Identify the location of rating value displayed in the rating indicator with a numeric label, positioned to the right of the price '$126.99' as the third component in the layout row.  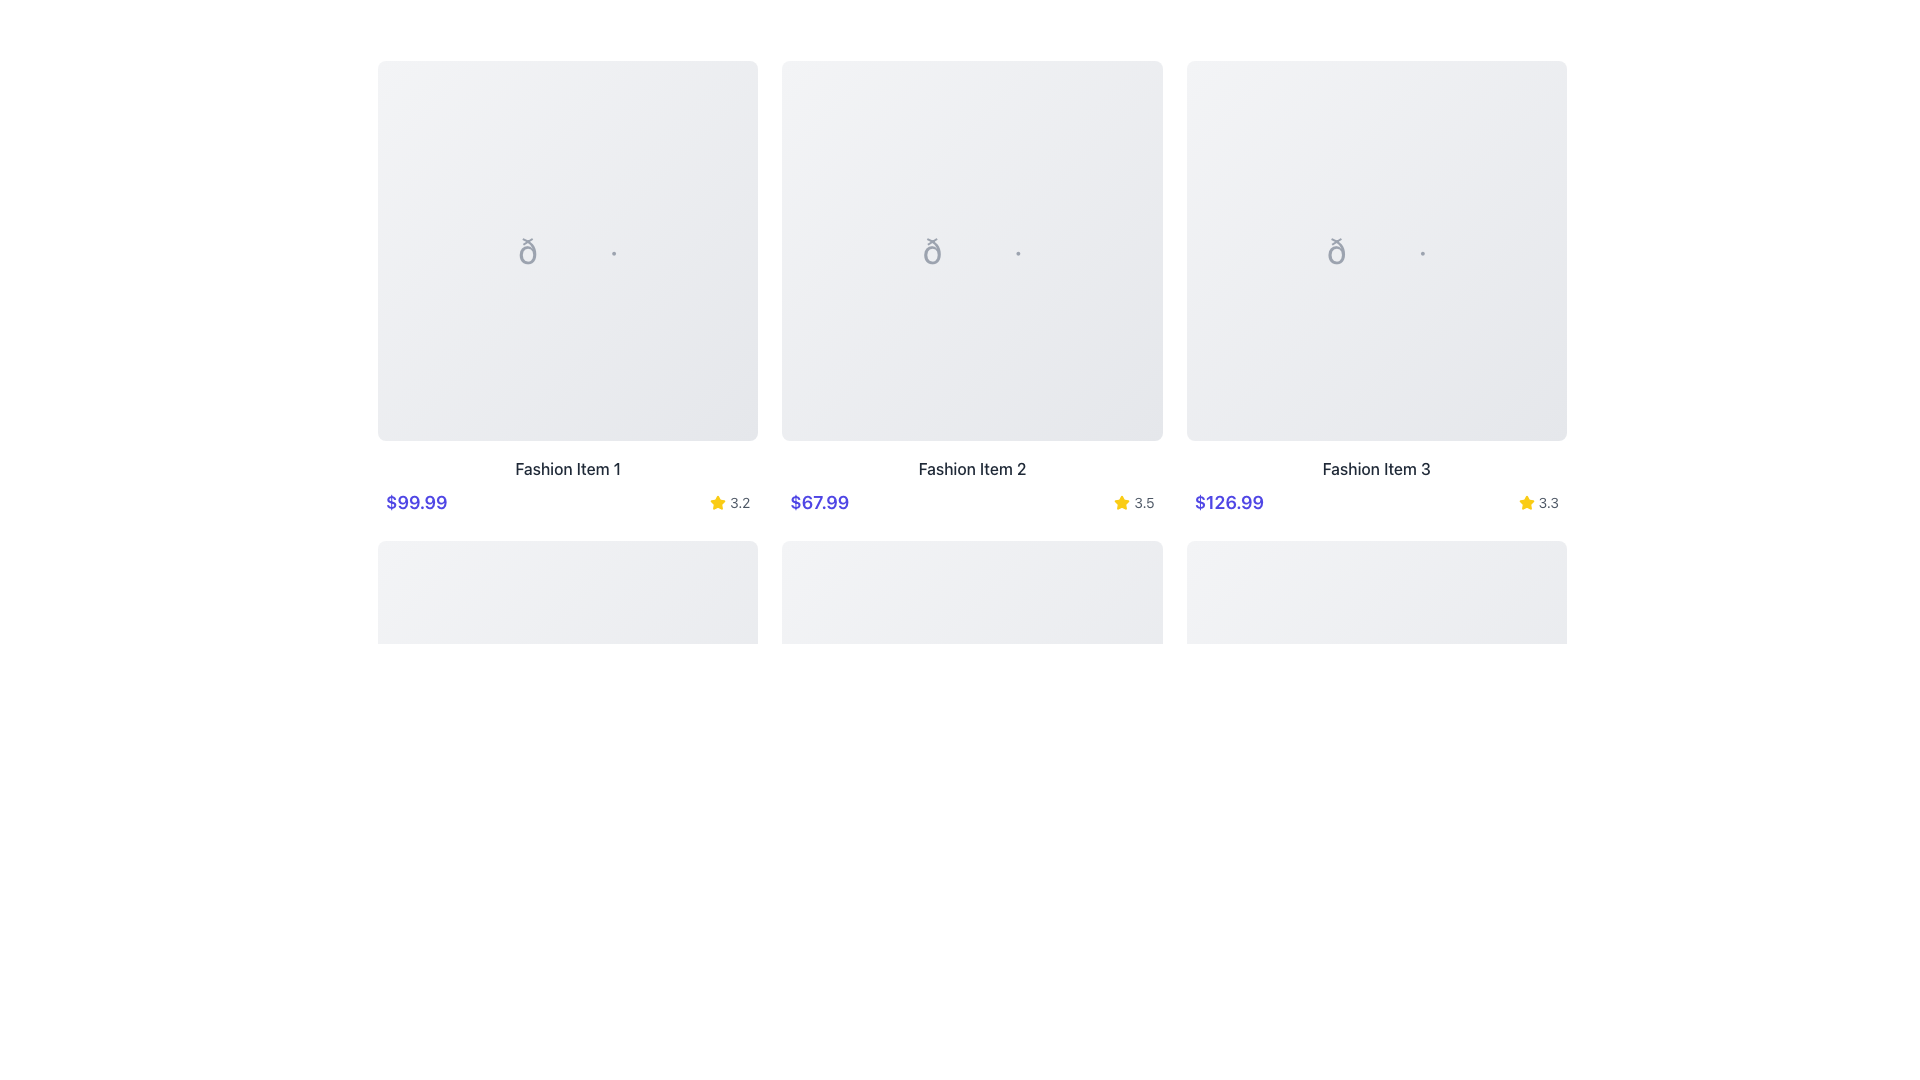
(1537, 502).